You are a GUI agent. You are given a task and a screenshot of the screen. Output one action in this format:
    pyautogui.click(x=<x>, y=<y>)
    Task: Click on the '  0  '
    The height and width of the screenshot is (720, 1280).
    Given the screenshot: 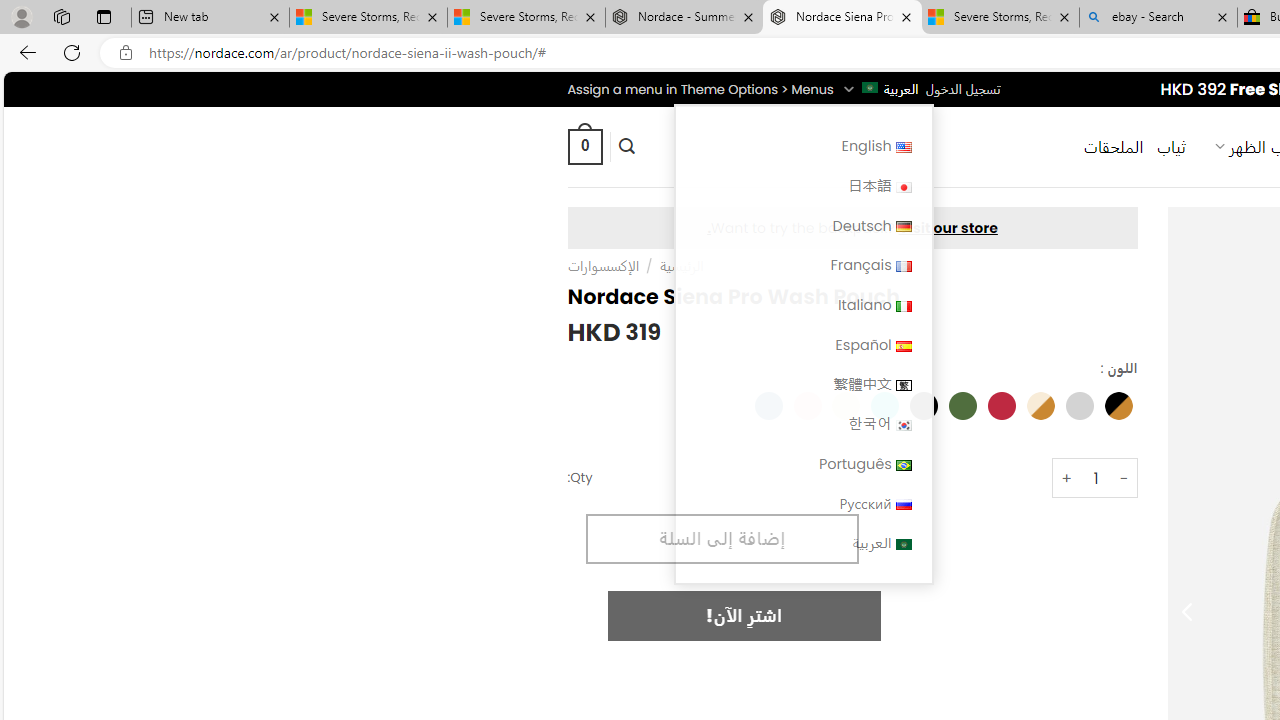 What is the action you would take?
    pyautogui.click(x=583, y=145)
    